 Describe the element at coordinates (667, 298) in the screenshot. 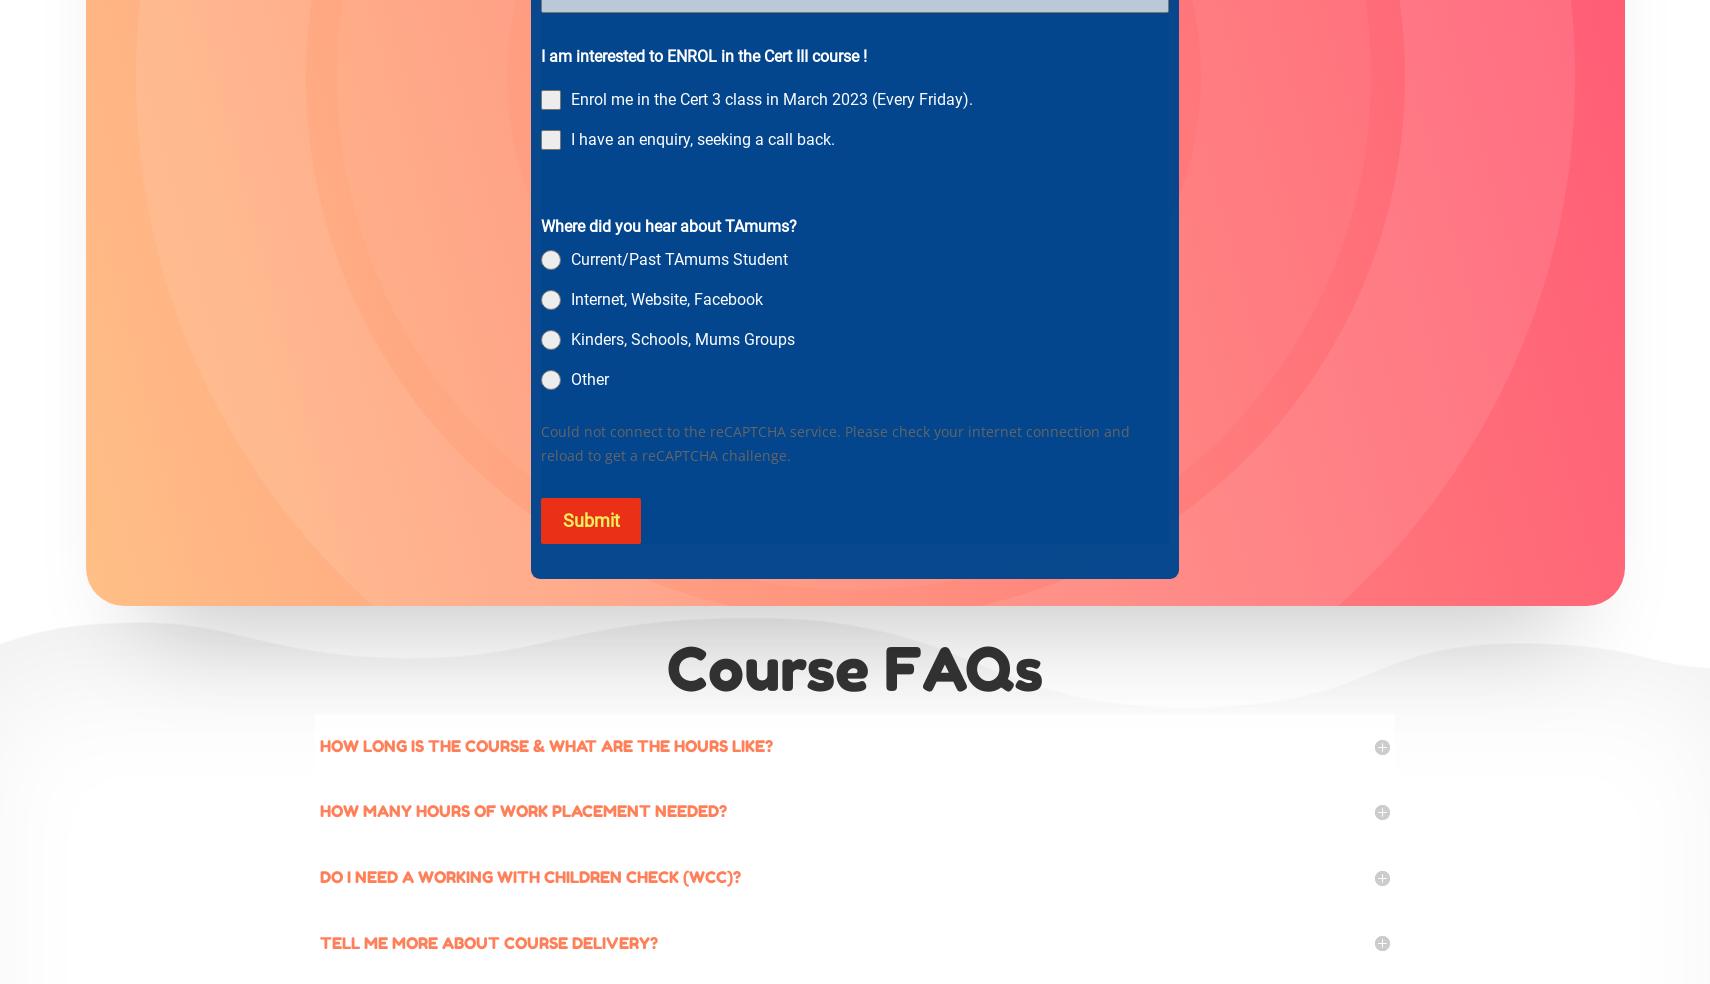

I see `'Internet, Website, Facebook'` at that location.